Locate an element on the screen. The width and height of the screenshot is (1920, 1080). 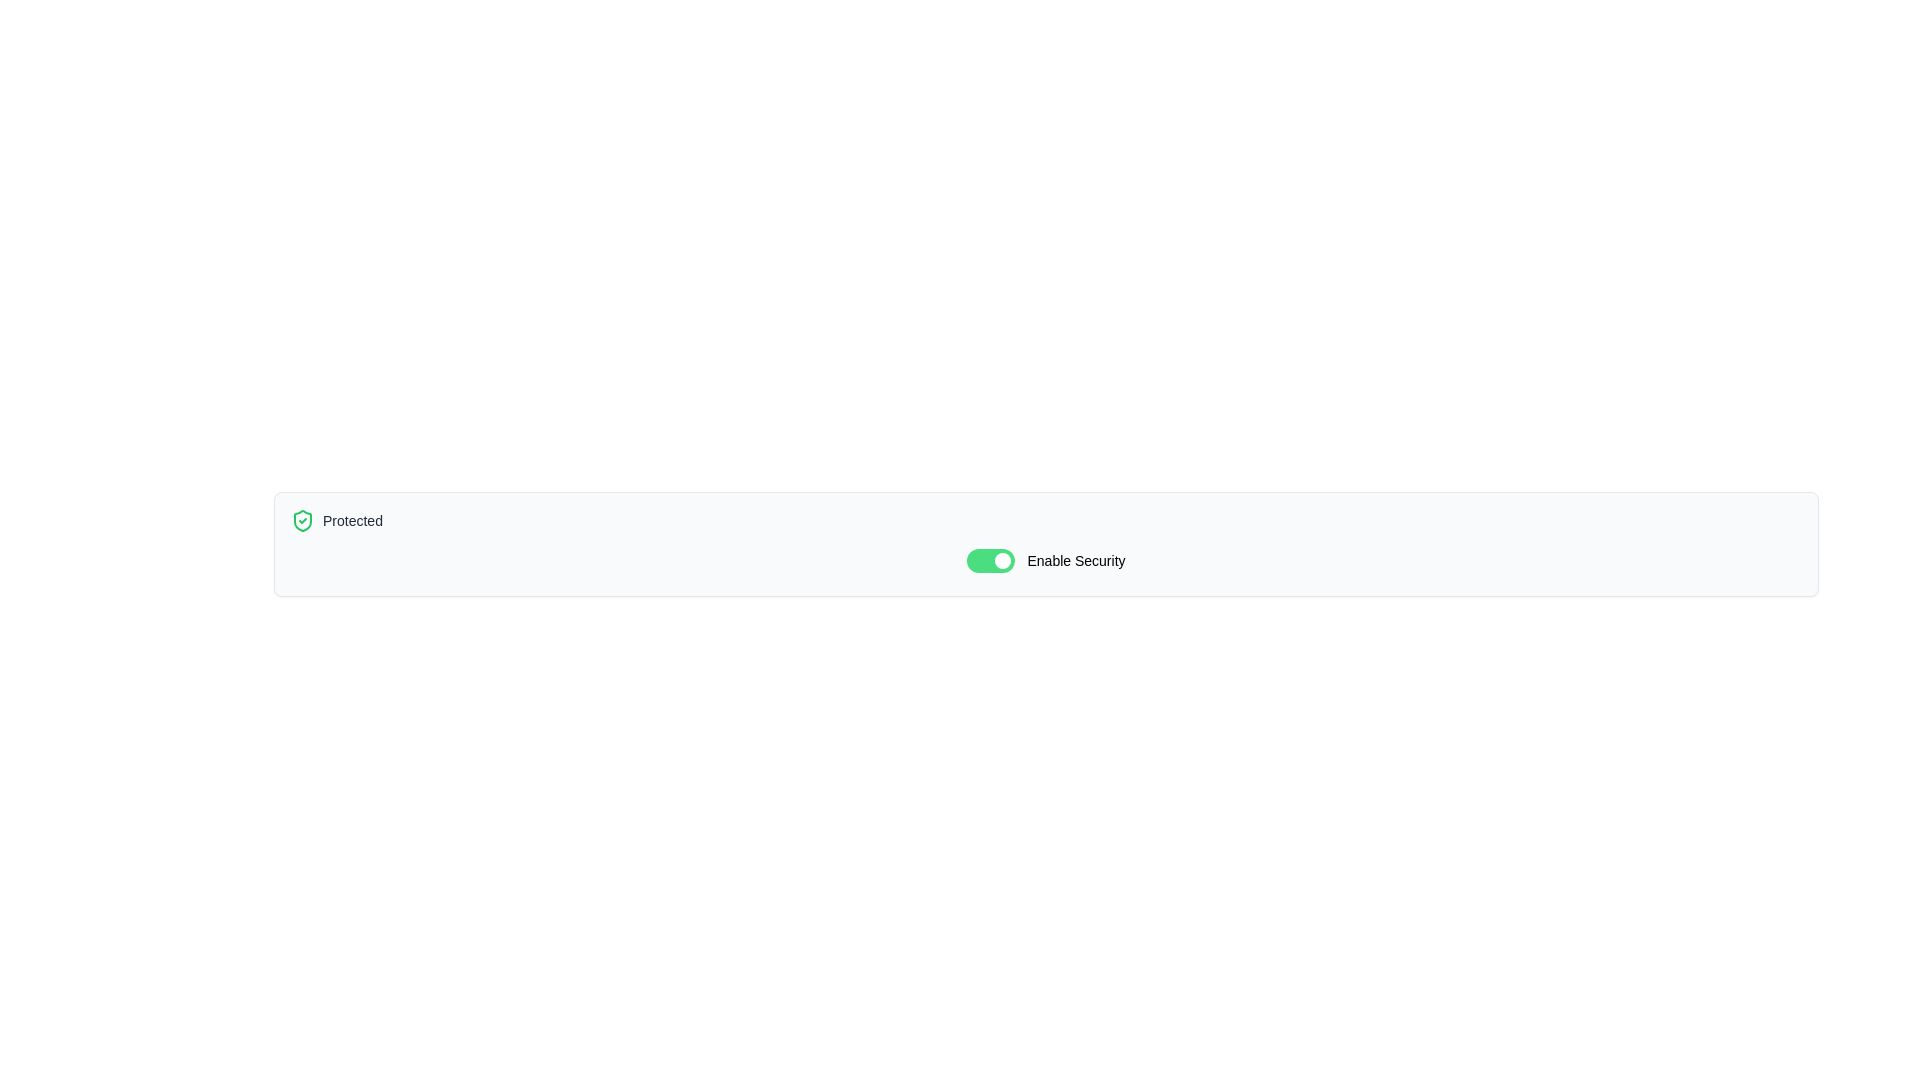
the area surrounding the shield icon that indicates security is active, located on the left-hand side of the control panel near the text 'Protected' is located at coordinates (301, 519).